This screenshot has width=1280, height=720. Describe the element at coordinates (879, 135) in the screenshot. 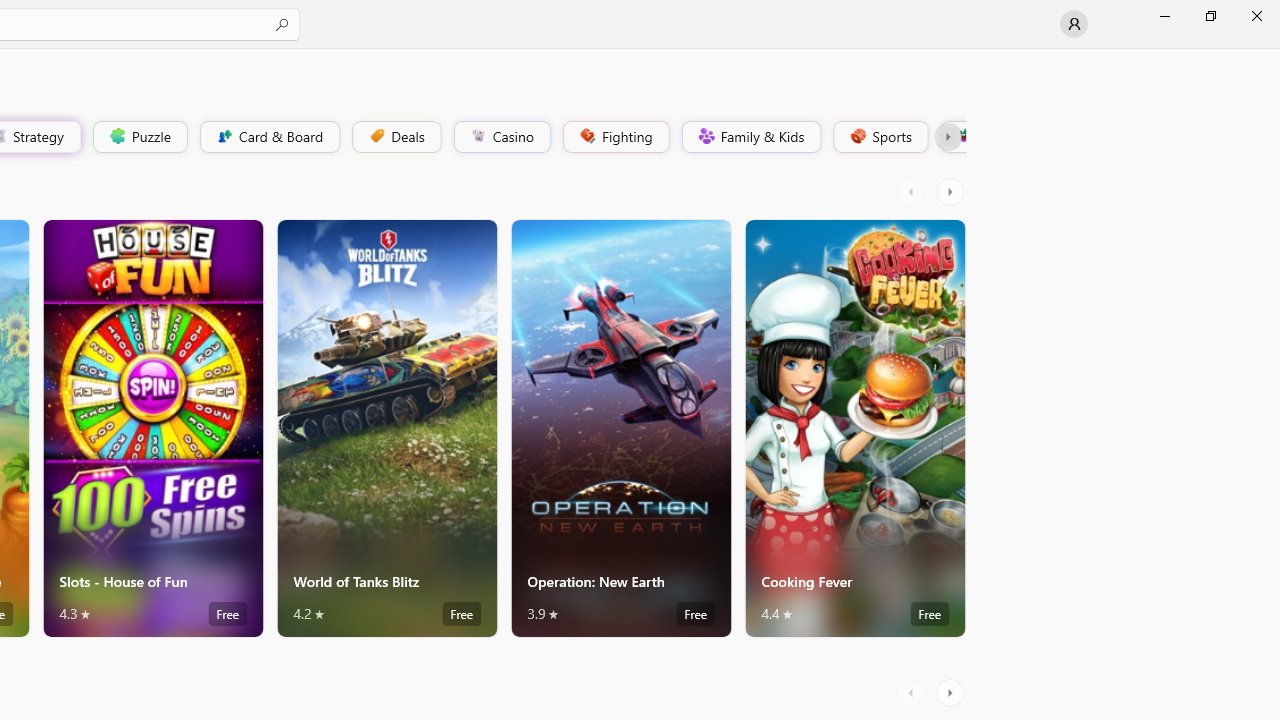

I see `'Sports'` at that location.